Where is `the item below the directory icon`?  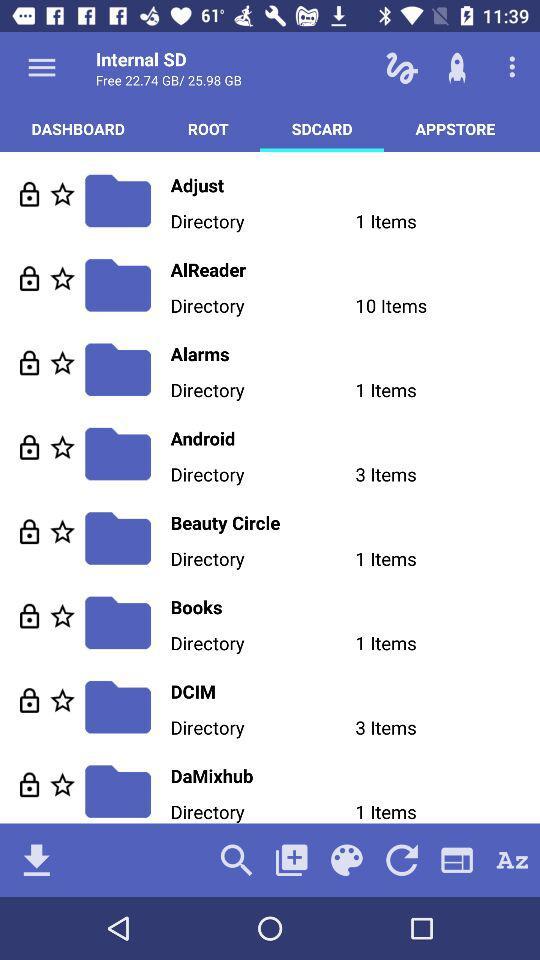
the item below the directory icon is located at coordinates (235, 859).